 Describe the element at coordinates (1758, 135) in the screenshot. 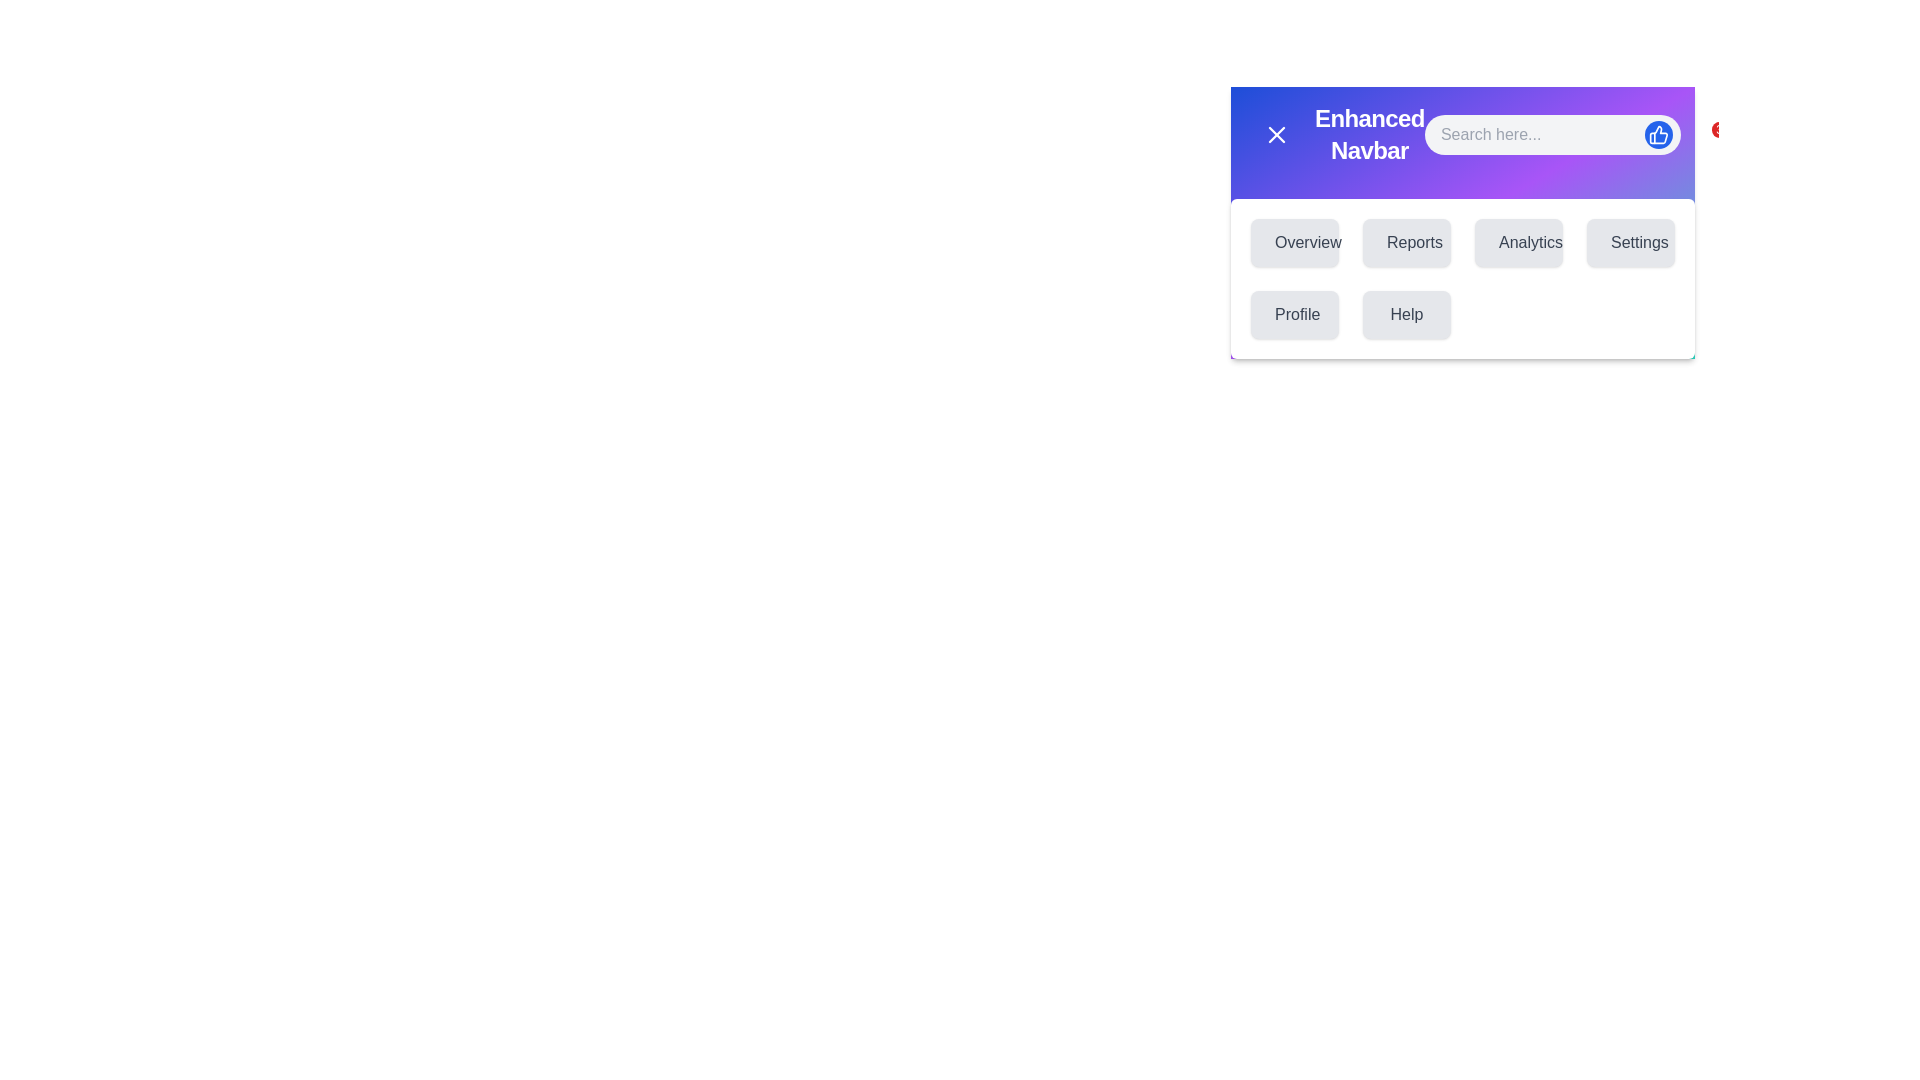

I see `the user icon to access profile actions` at that location.